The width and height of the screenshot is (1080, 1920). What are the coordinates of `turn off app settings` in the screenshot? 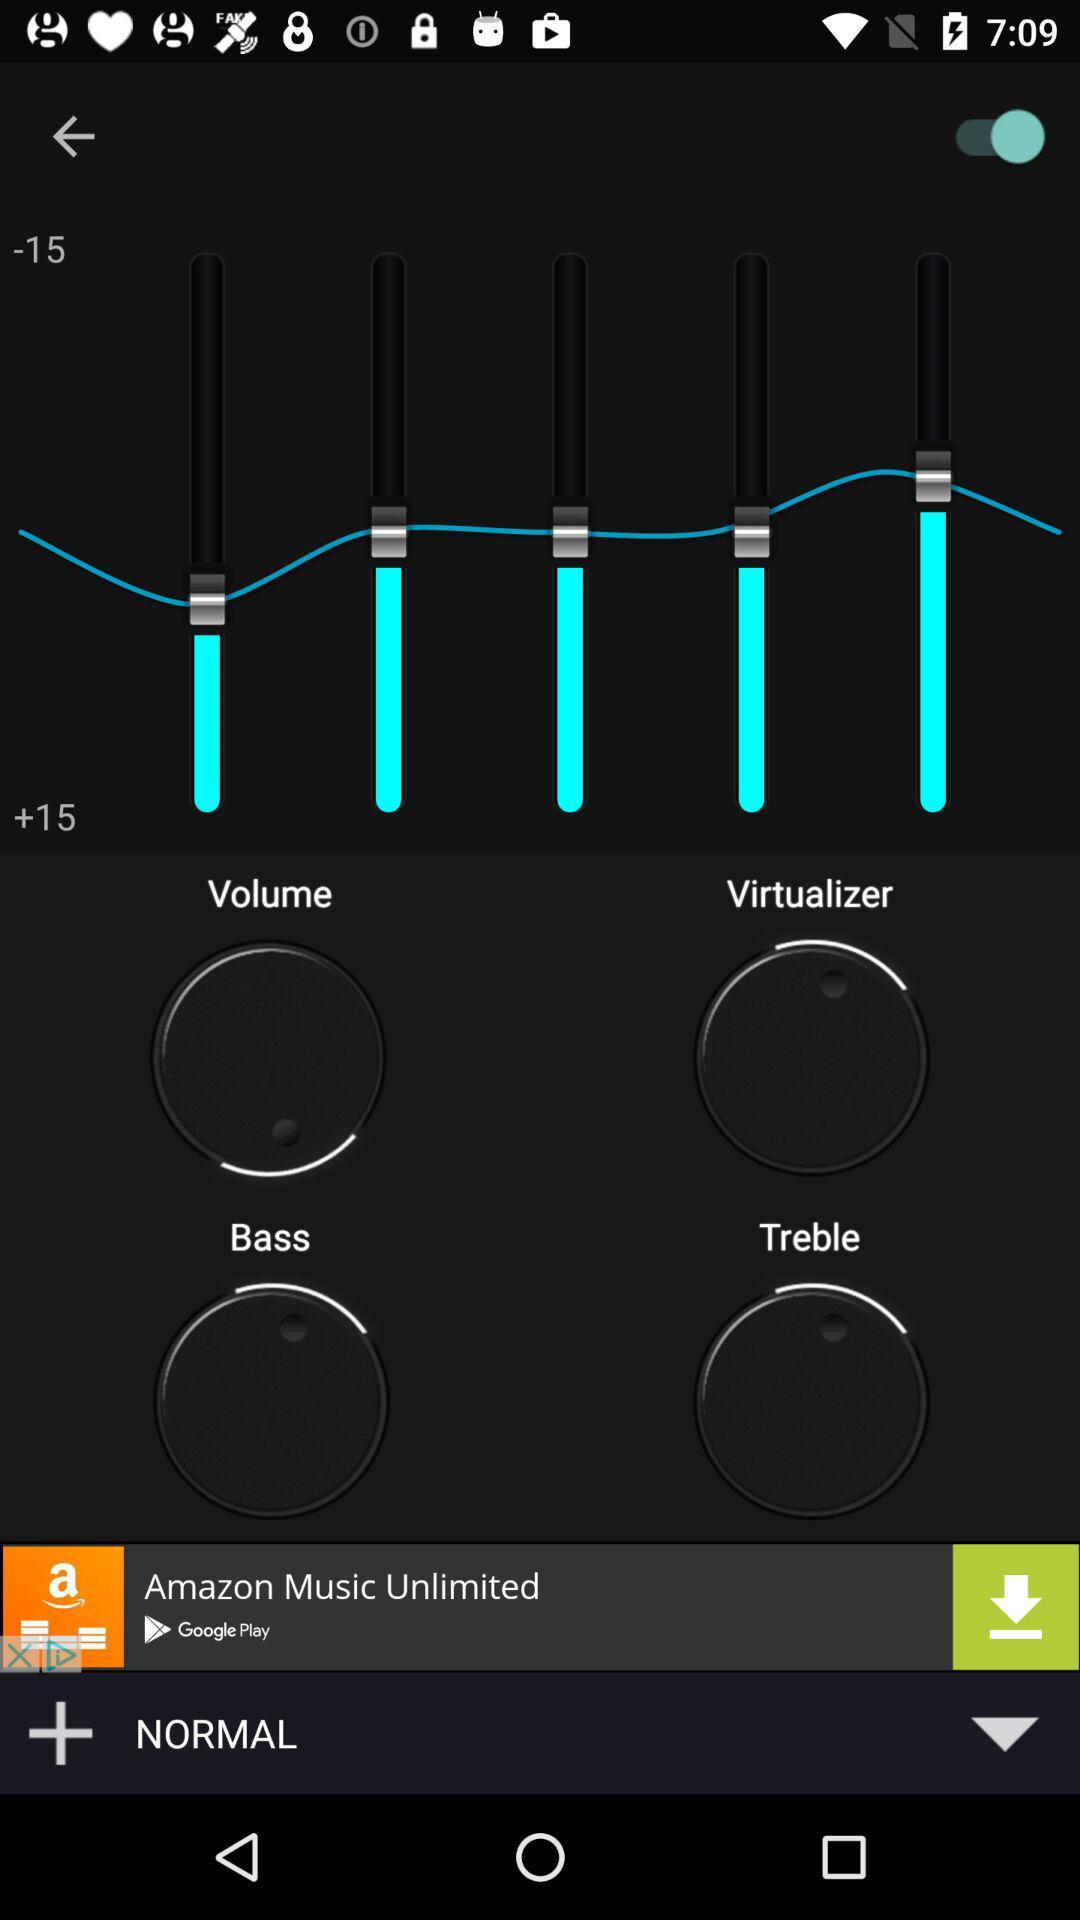 It's located at (634, 135).